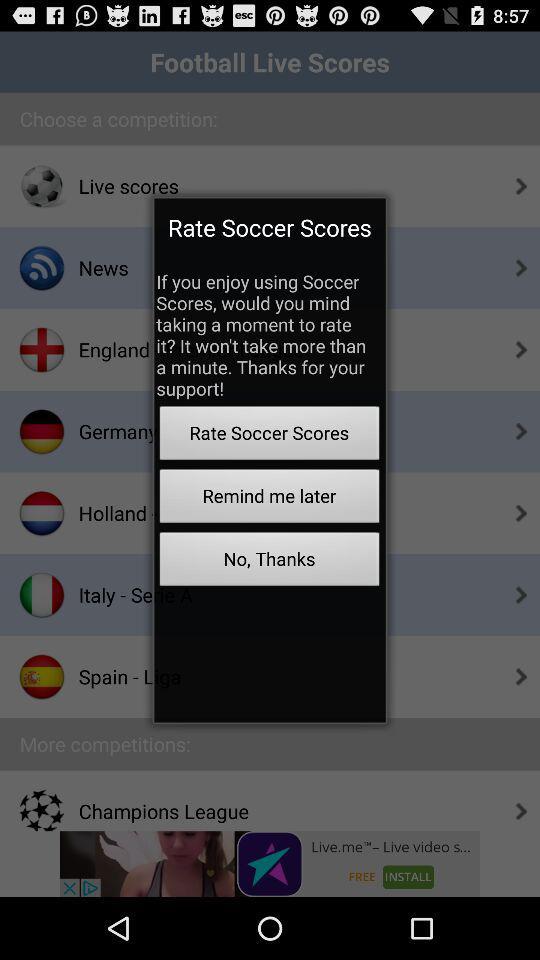 The width and height of the screenshot is (540, 960). Describe the element at coordinates (269, 498) in the screenshot. I see `the remind me later button` at that location.